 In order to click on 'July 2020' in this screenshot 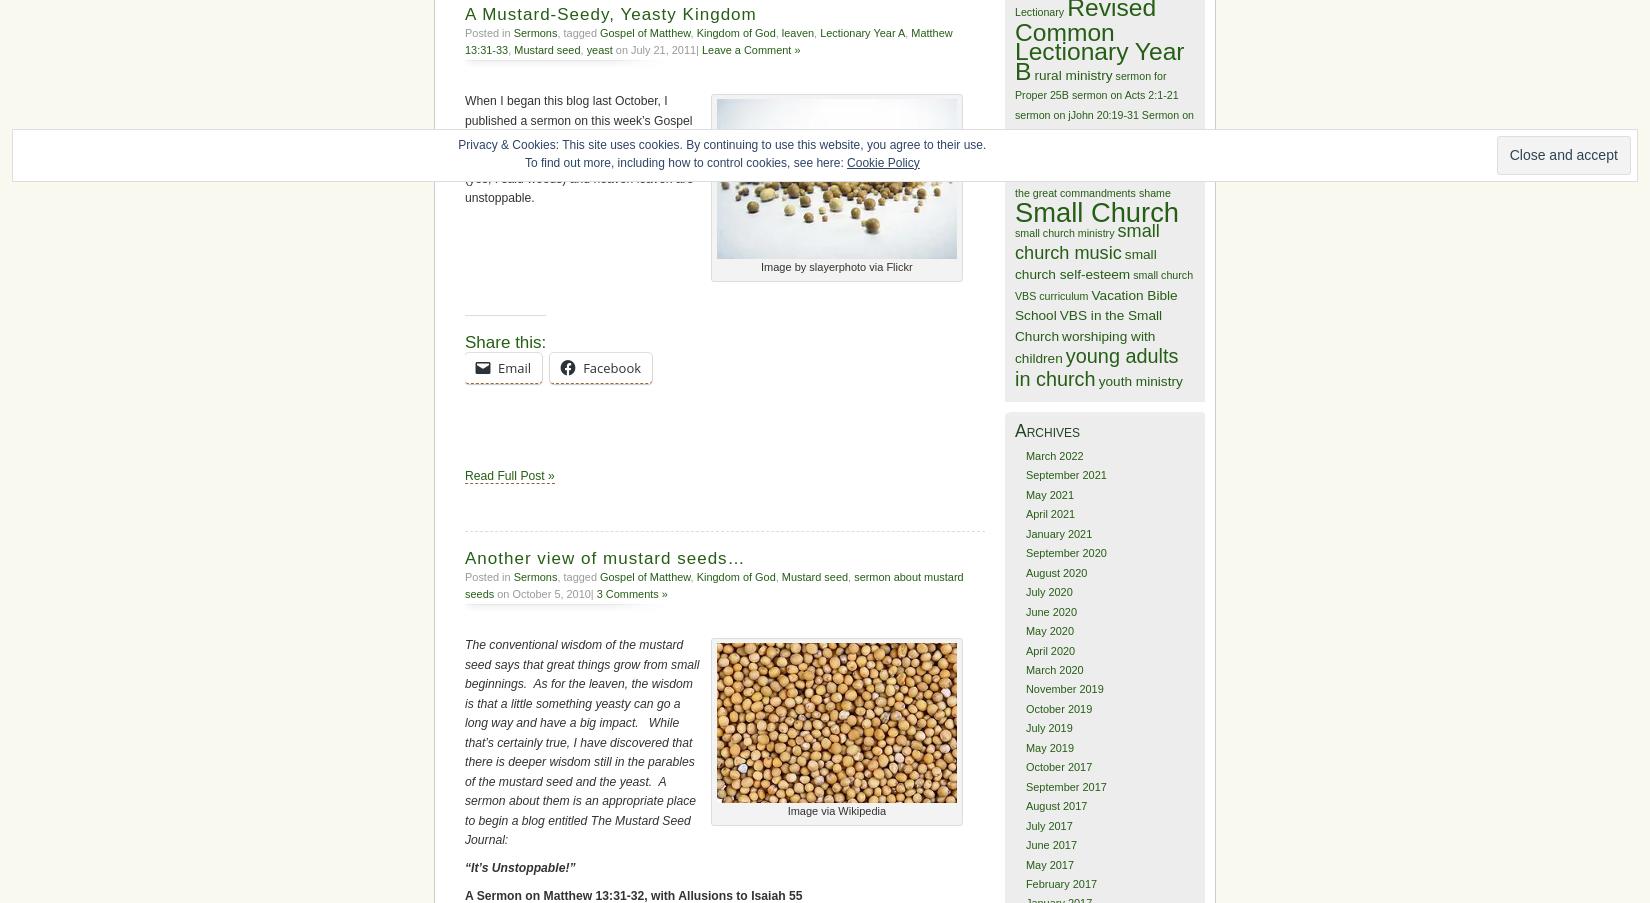, I will do `click(1048, 592)`.